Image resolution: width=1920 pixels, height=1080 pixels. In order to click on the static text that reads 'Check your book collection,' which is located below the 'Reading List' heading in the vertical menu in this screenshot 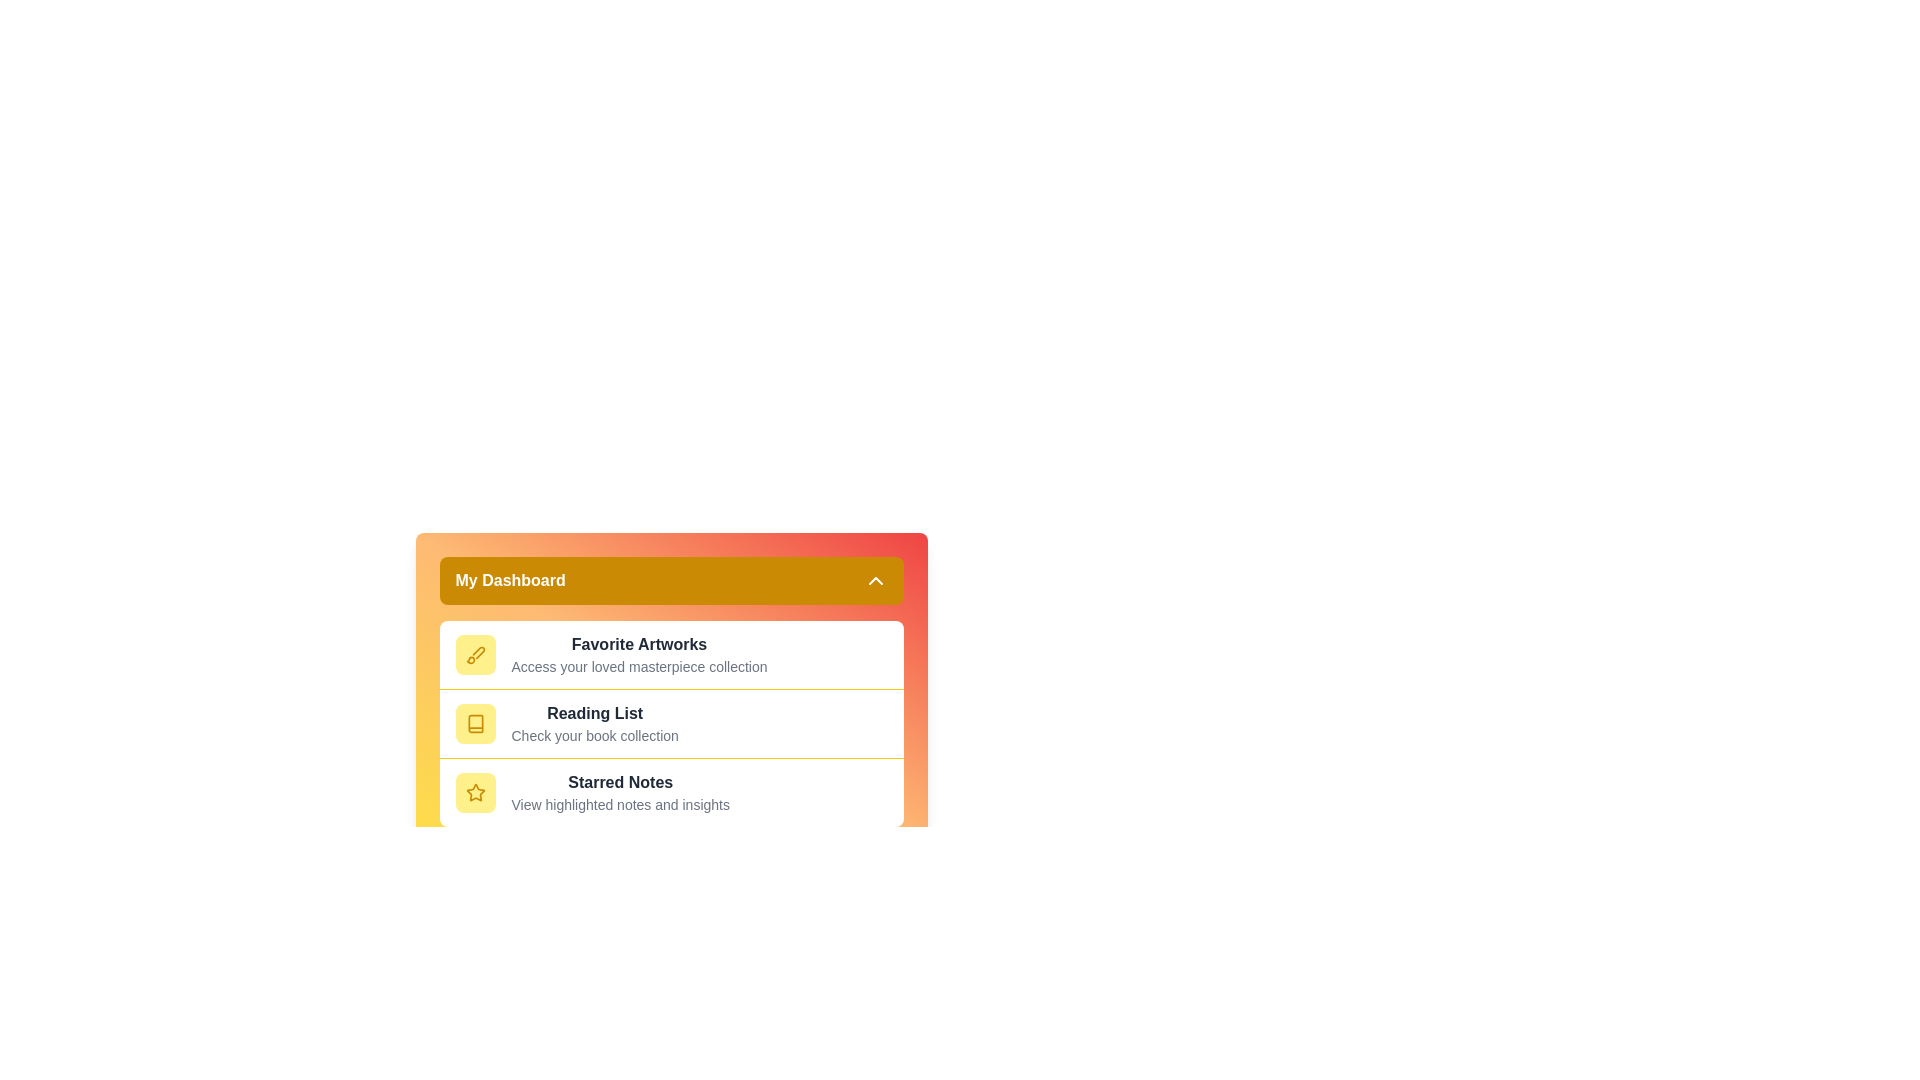, I will do `click(594, 736)`.